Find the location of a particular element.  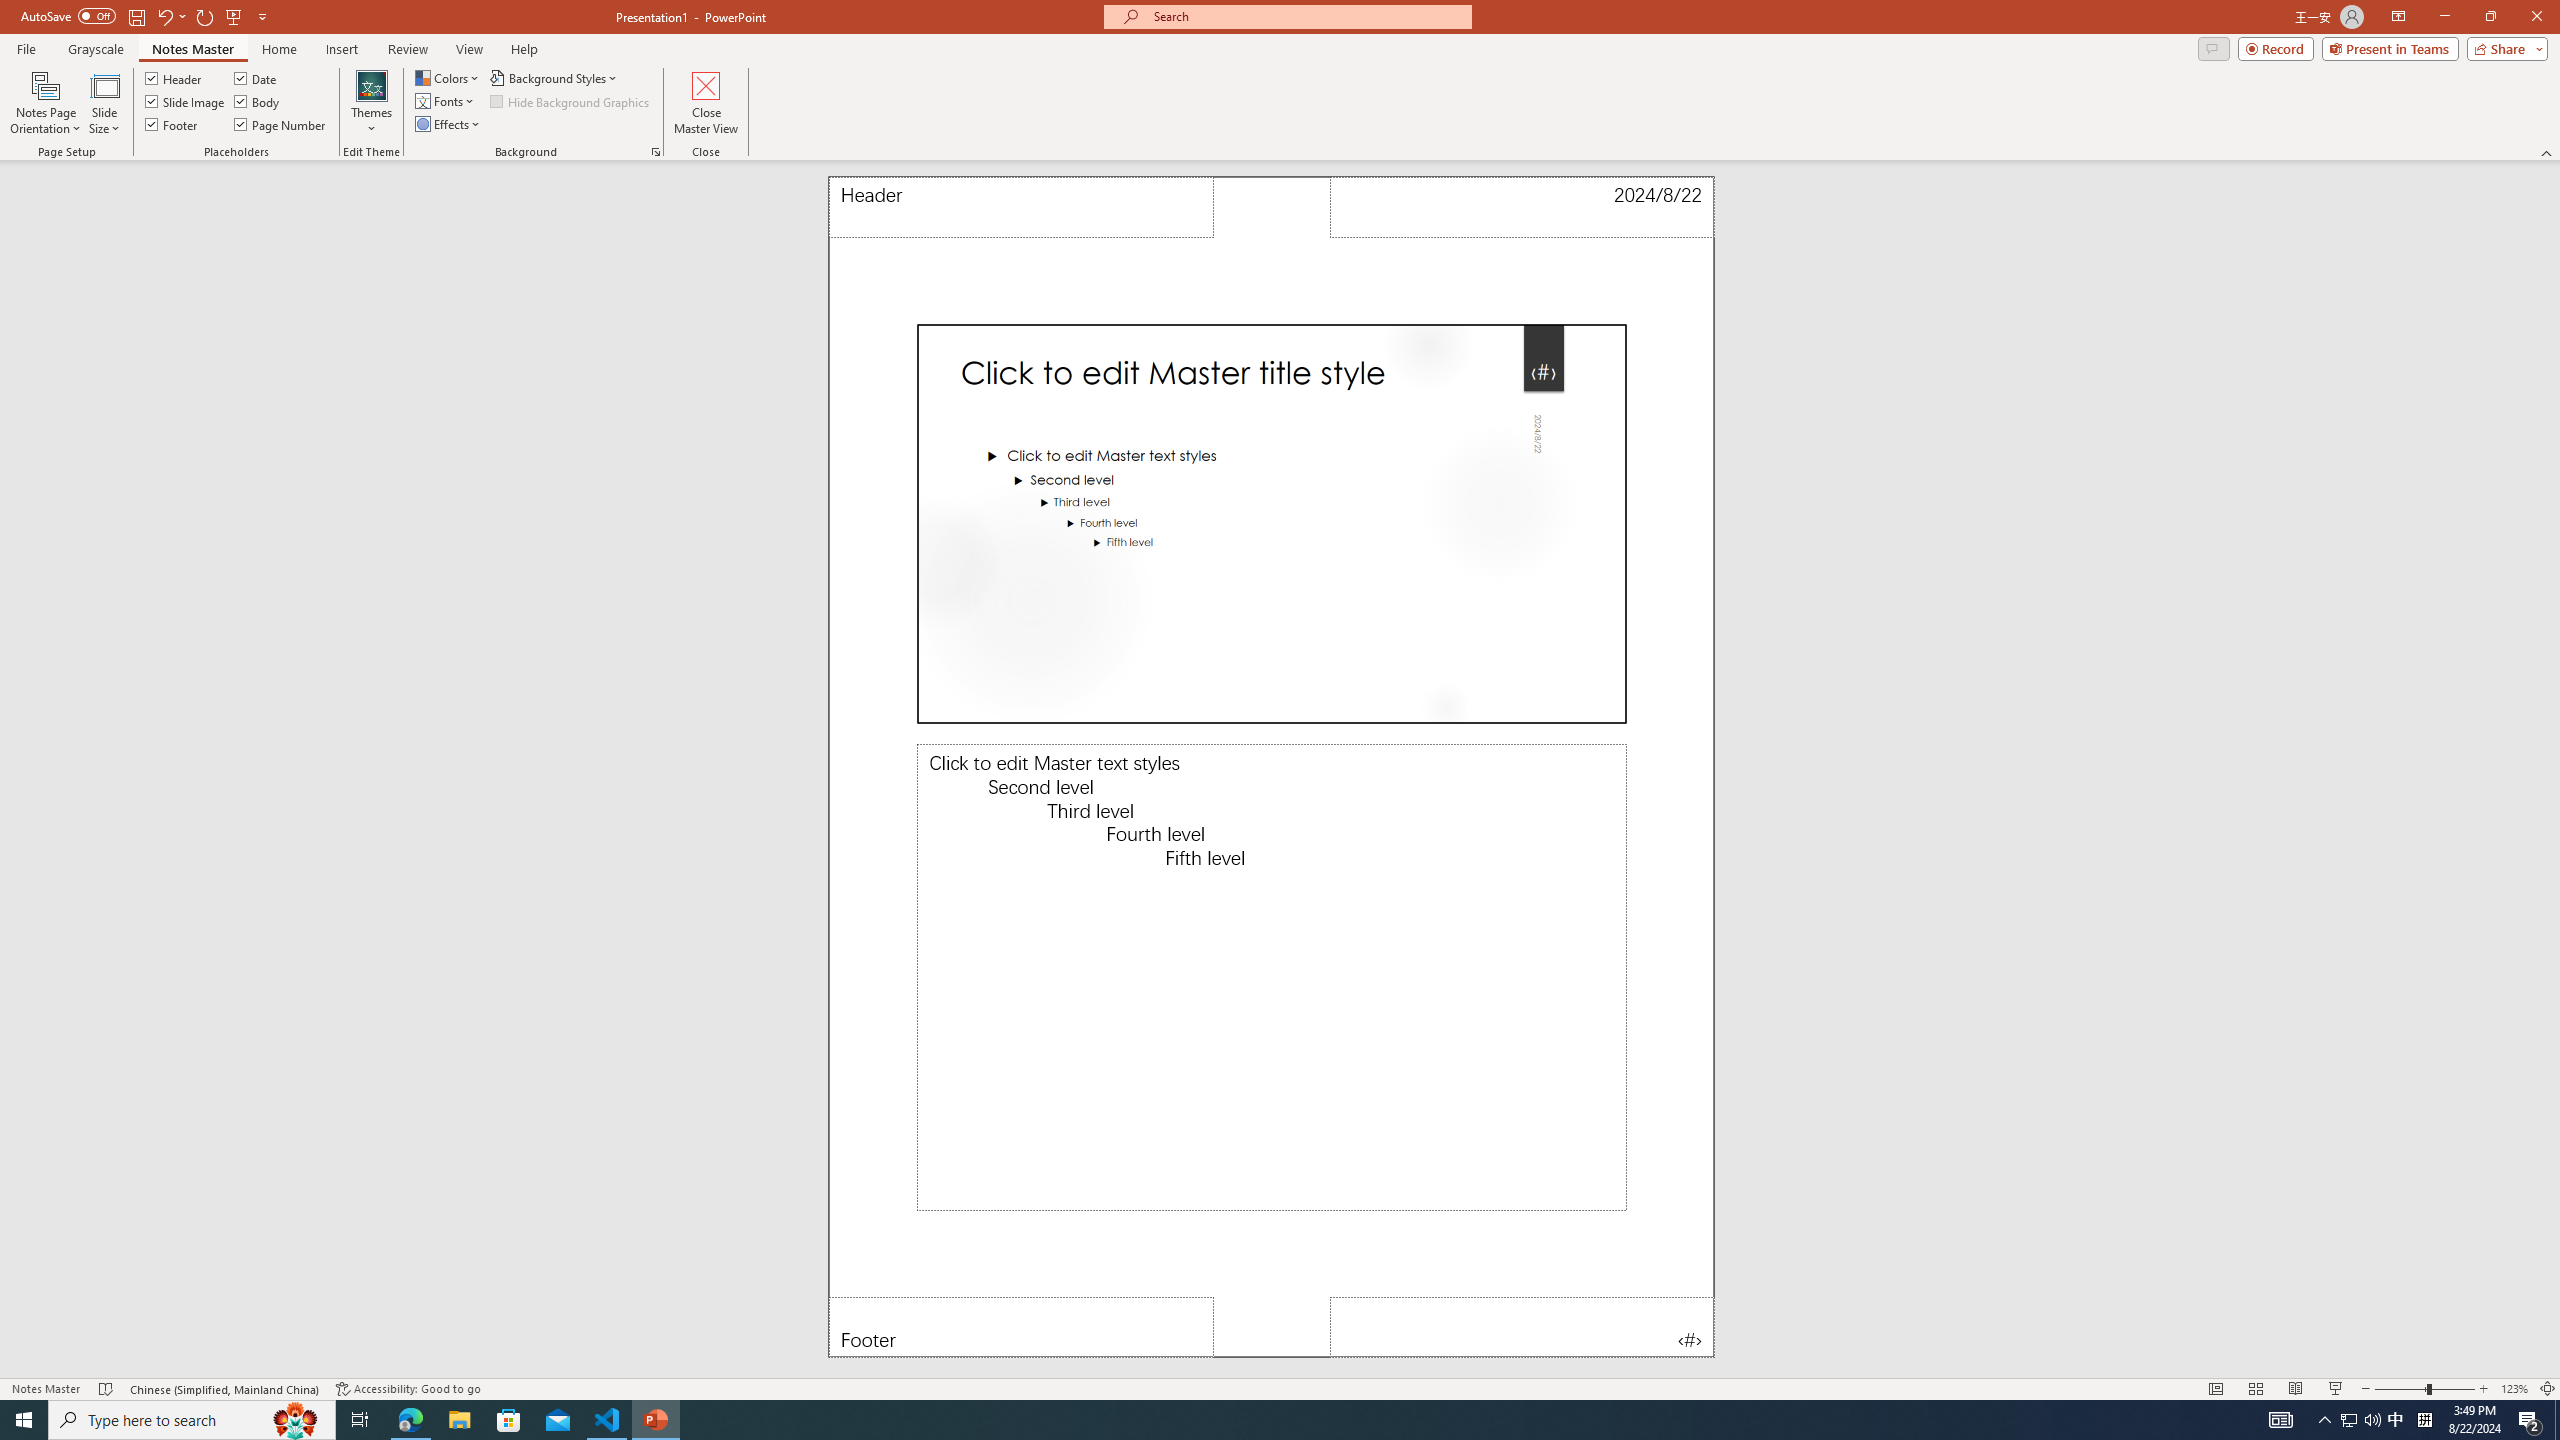

'Format Background...' is located at coordinates (655, 150).